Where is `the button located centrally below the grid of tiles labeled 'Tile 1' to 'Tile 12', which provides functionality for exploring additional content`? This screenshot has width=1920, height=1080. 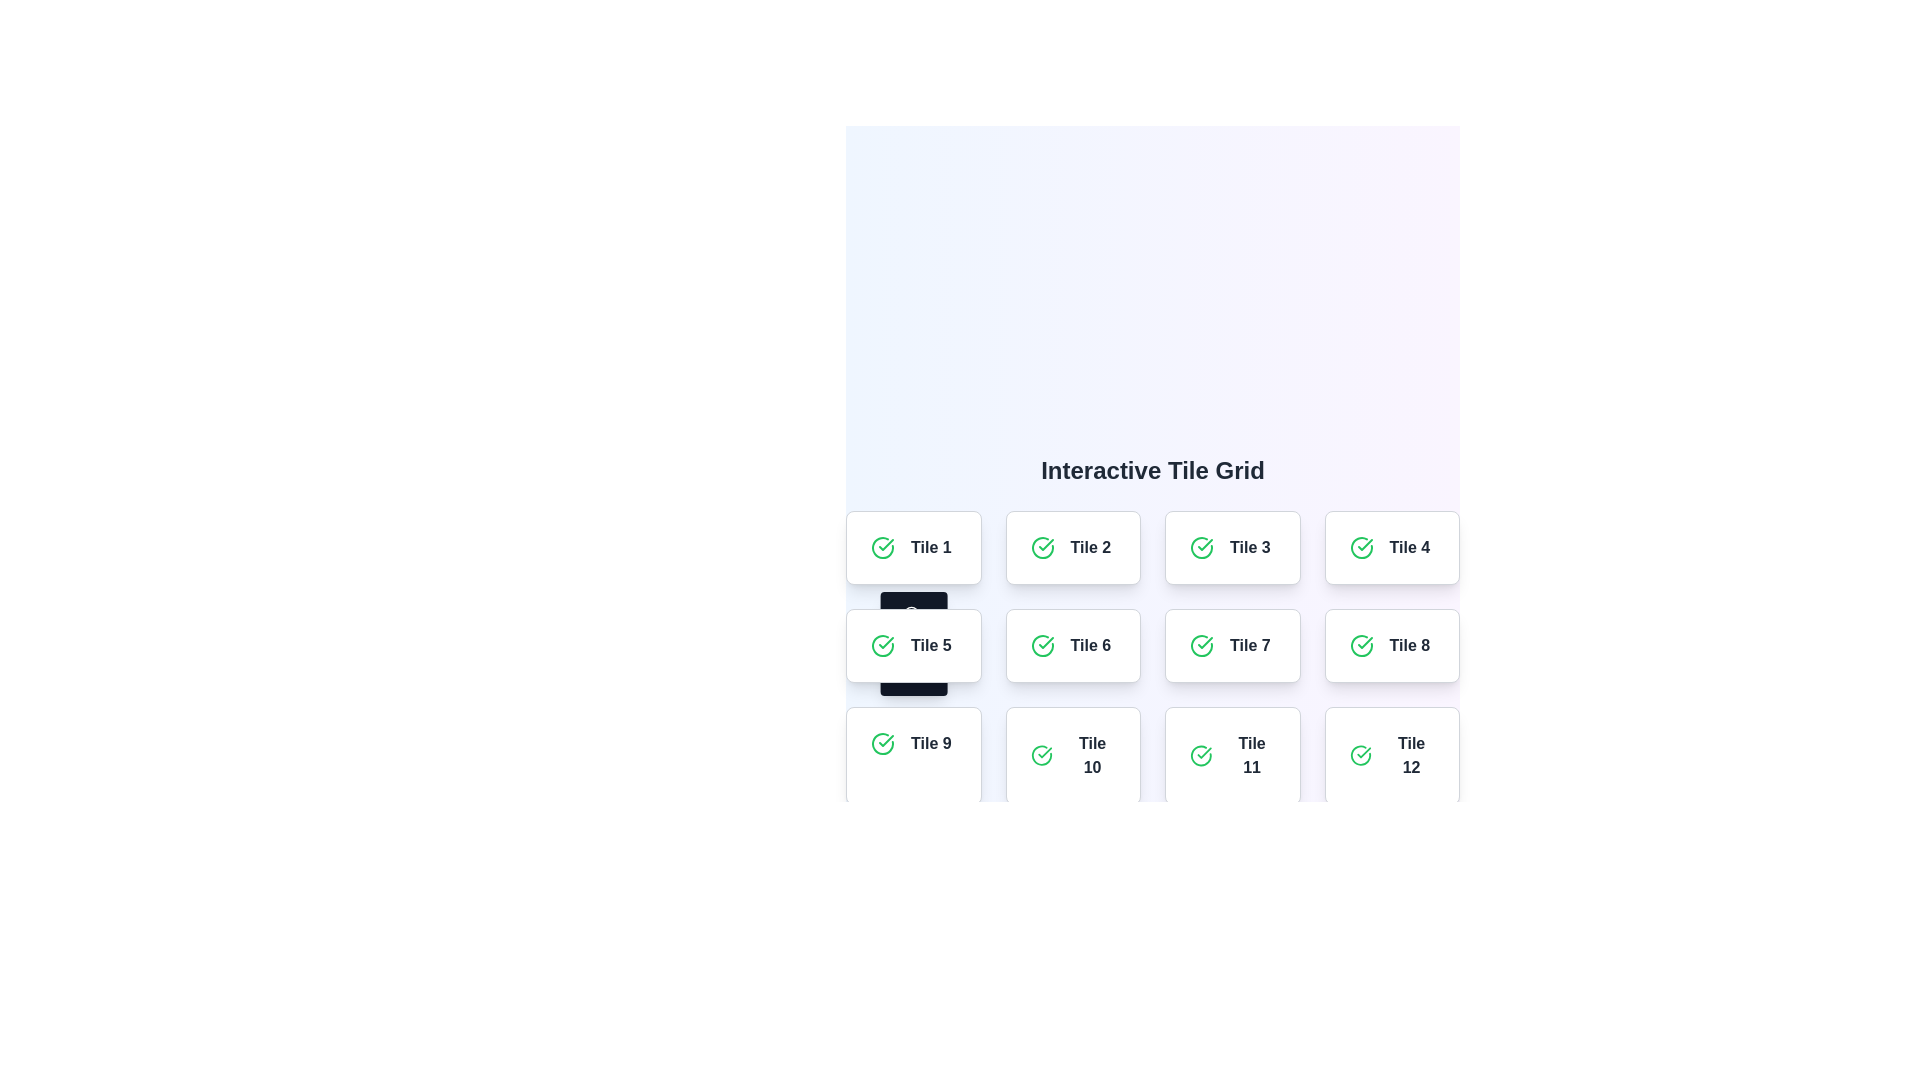 the button located centrally below the grid of tiles labeled 'Tile 1' to 'Tile 12', which provides functionality for exploring additional content is located at coordinates (1152, 855).